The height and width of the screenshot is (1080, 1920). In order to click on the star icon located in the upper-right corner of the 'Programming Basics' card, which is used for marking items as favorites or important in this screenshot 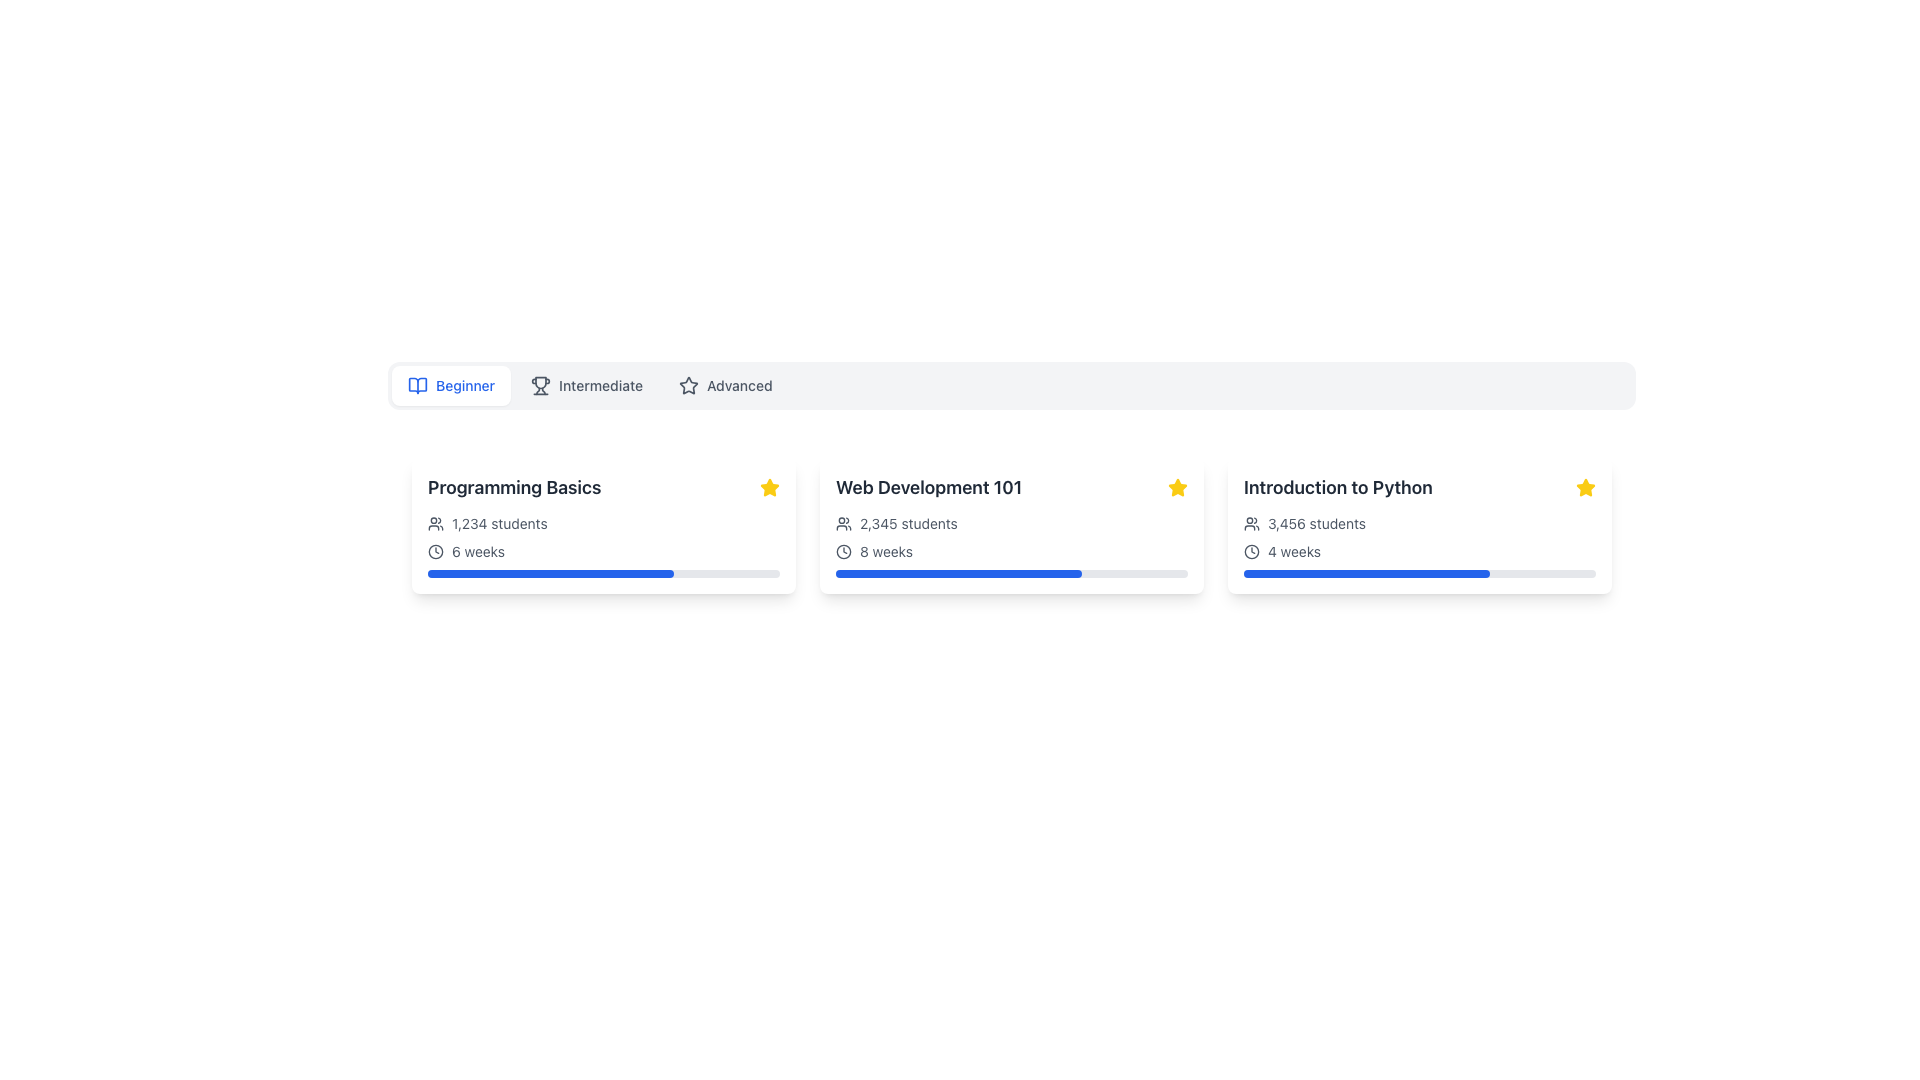, I will do `click(768, 487)`.